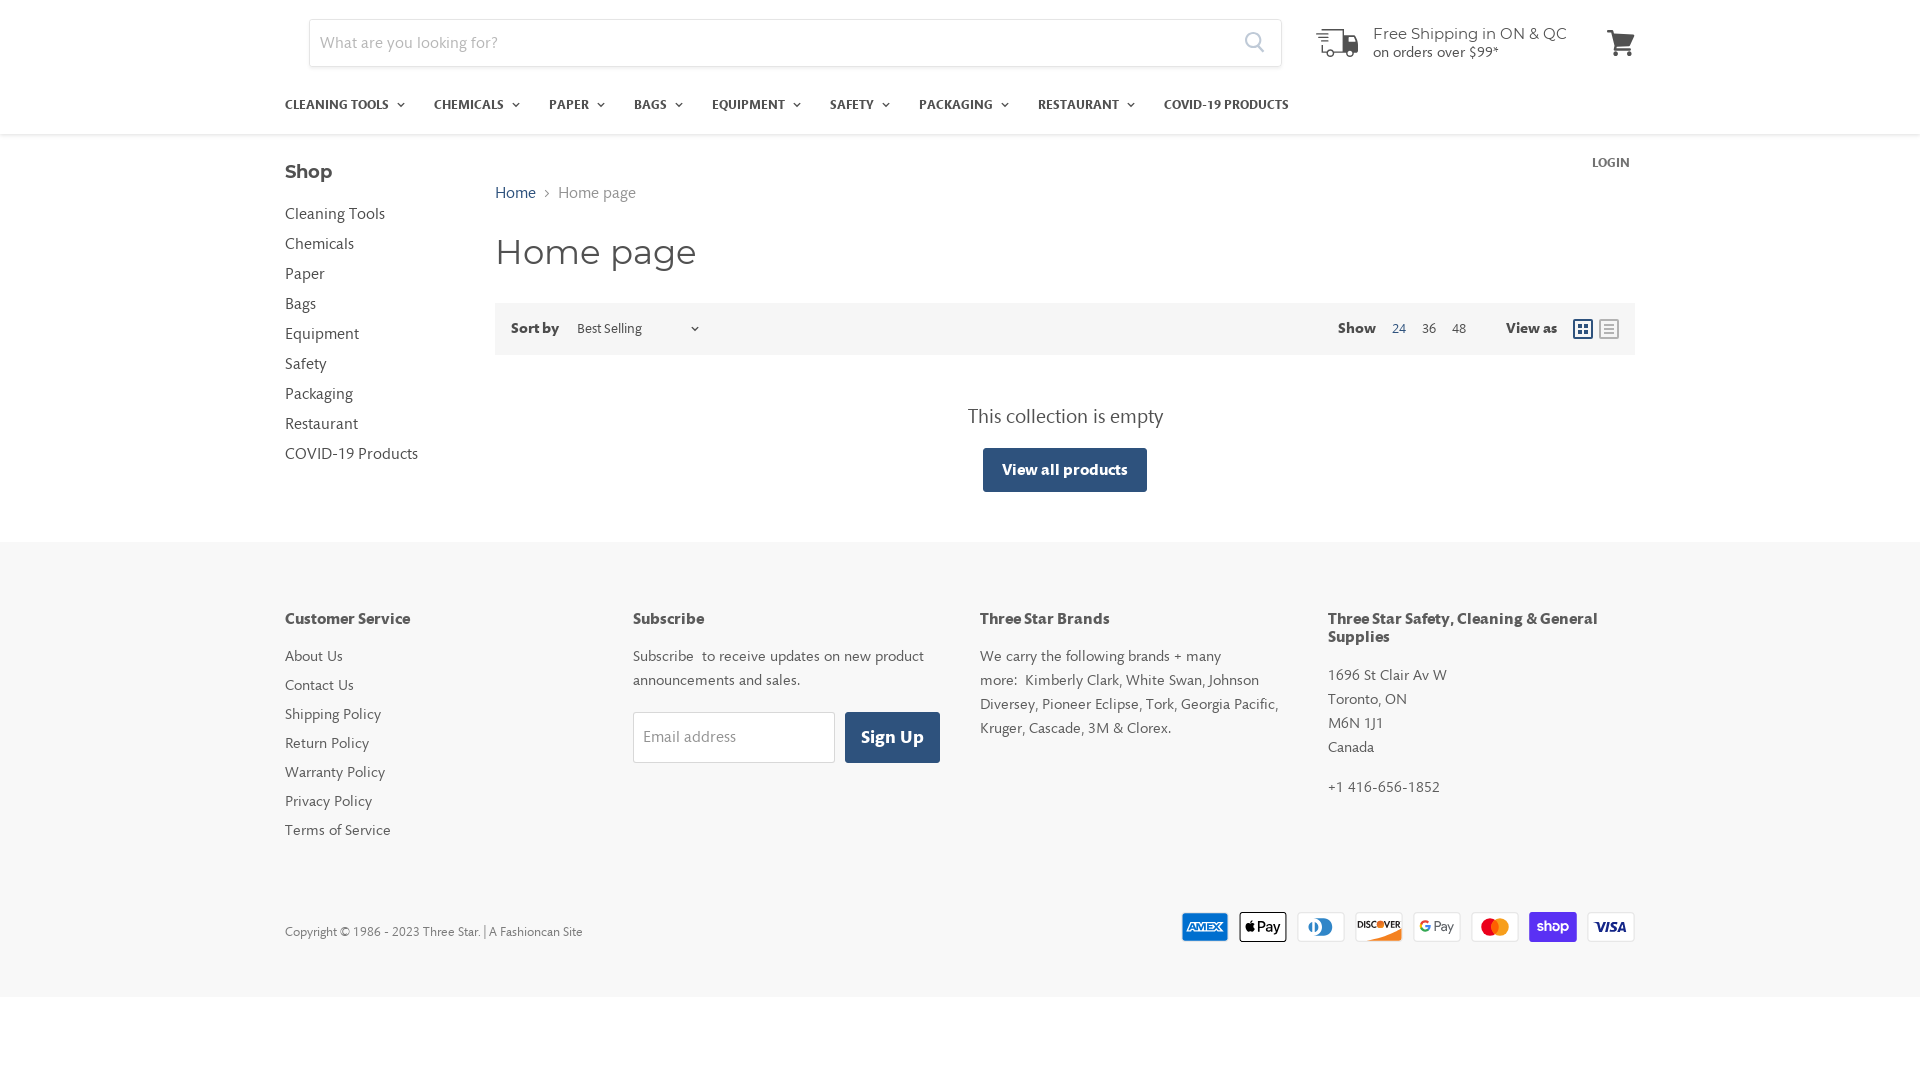 The width and height of the screenshot is (1920, 1080). I want to click on 'Return Policy', so click(283, 743).